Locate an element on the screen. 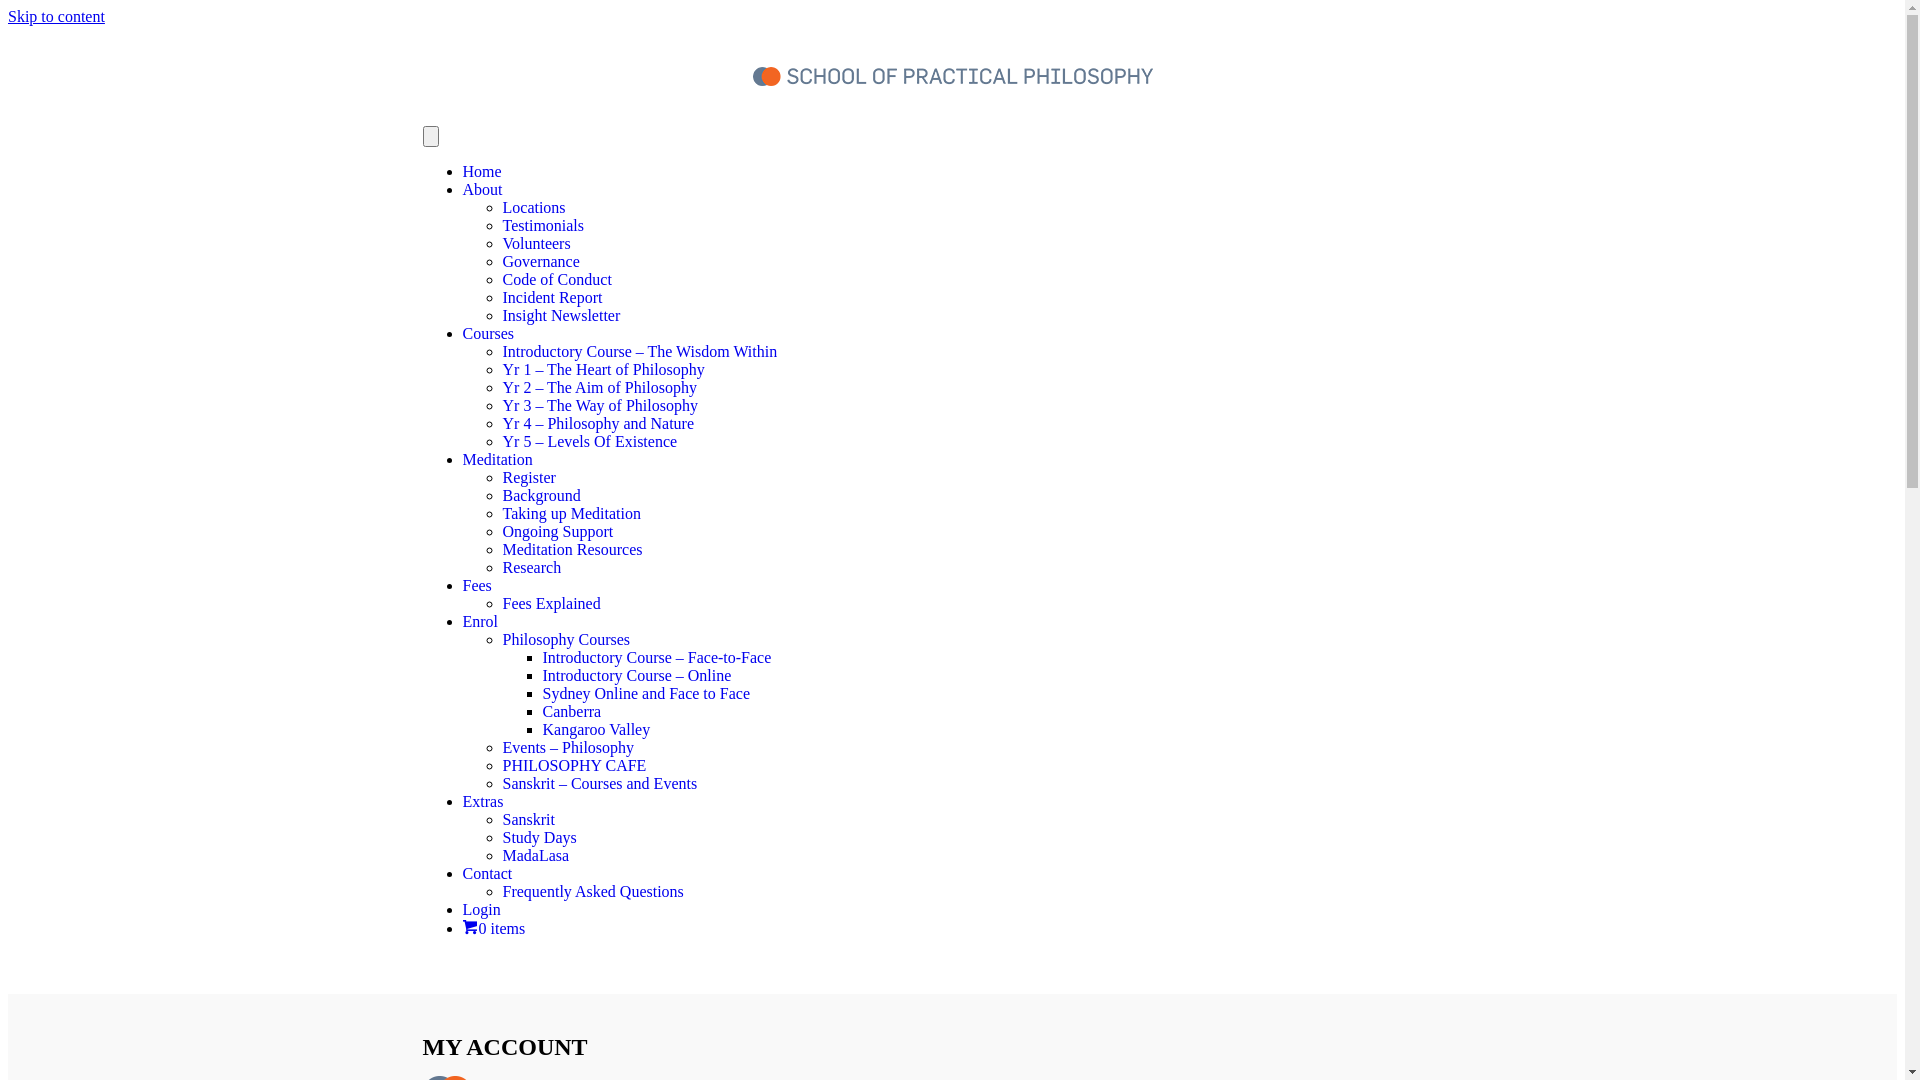 This screenshot has height=1080, width=1920. 'Frequently Asked Questions' is located at coordinates (591, 890).